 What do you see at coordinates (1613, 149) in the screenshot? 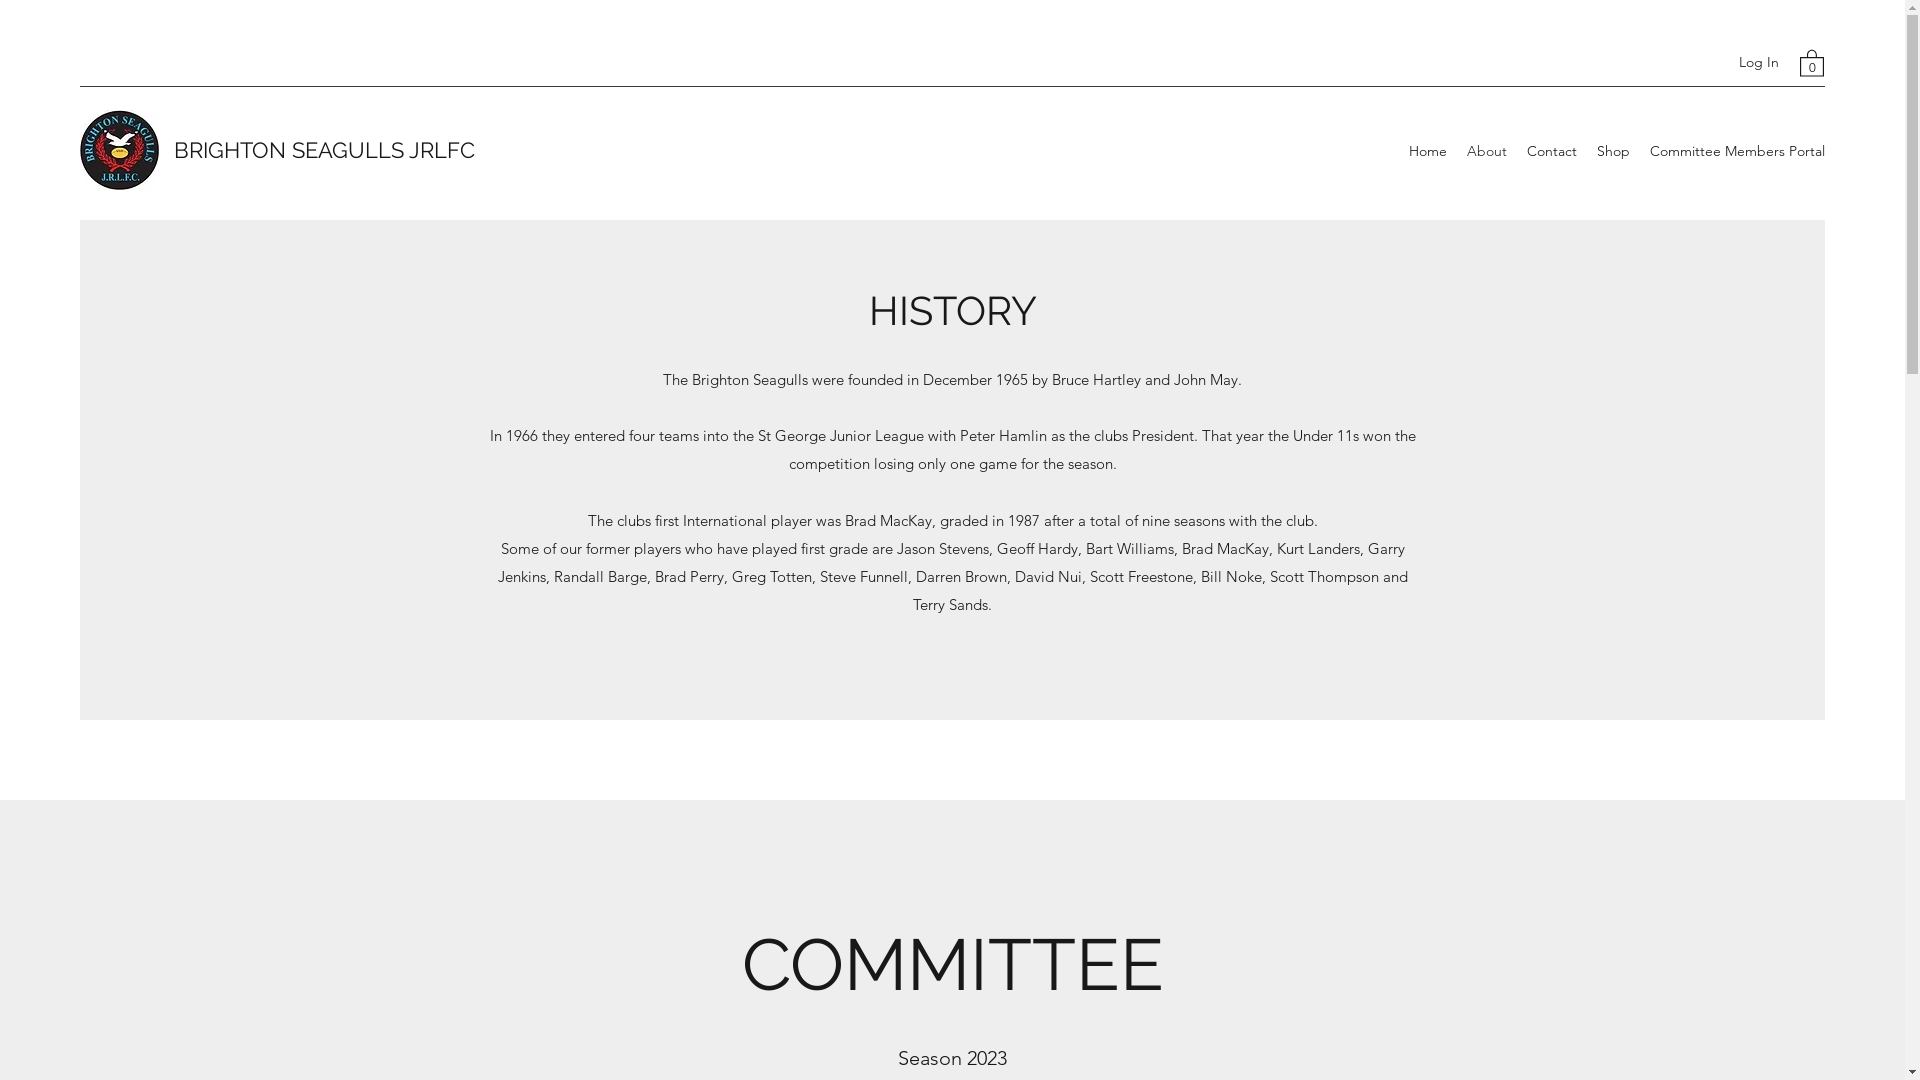
I see `'Shop'` at bounding box center [1613, 149].